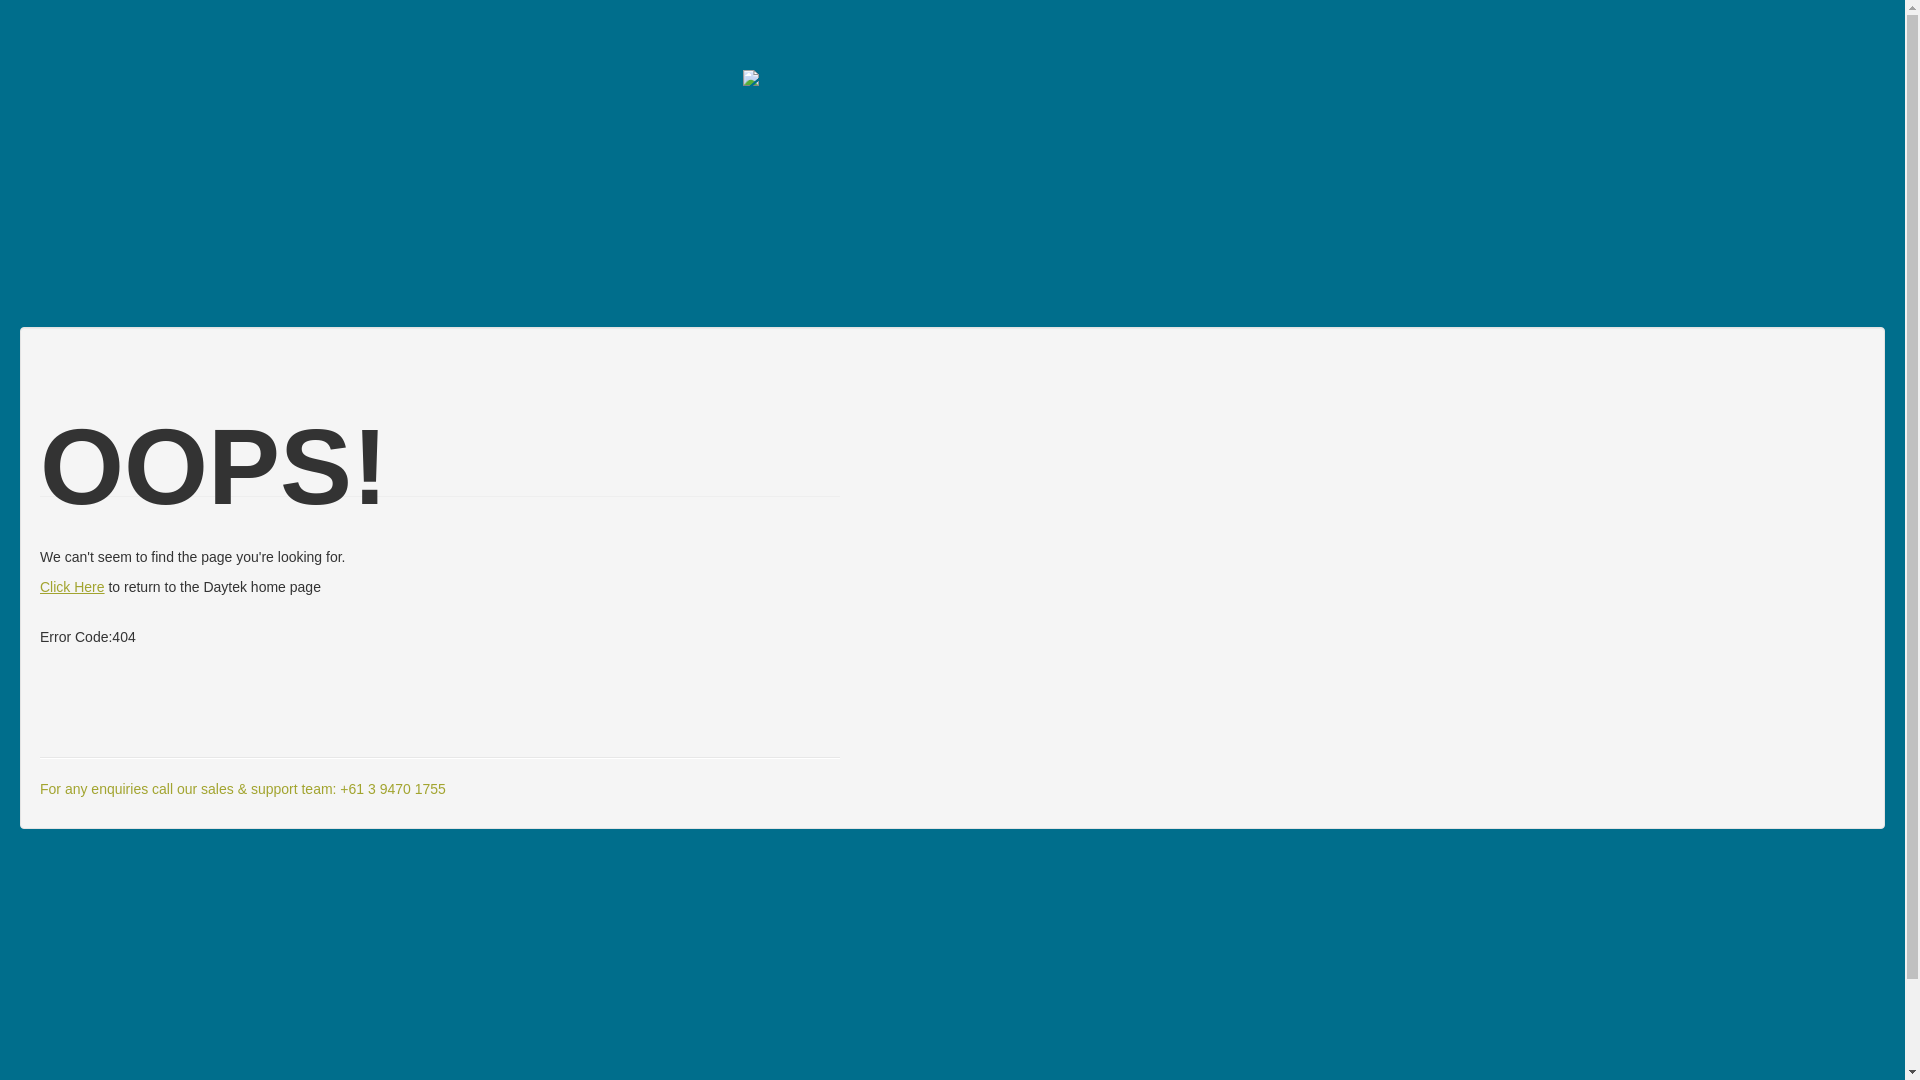 This screenshot has width=1920, height=1080. I want to click on 'Click Here', so click(72, 585).